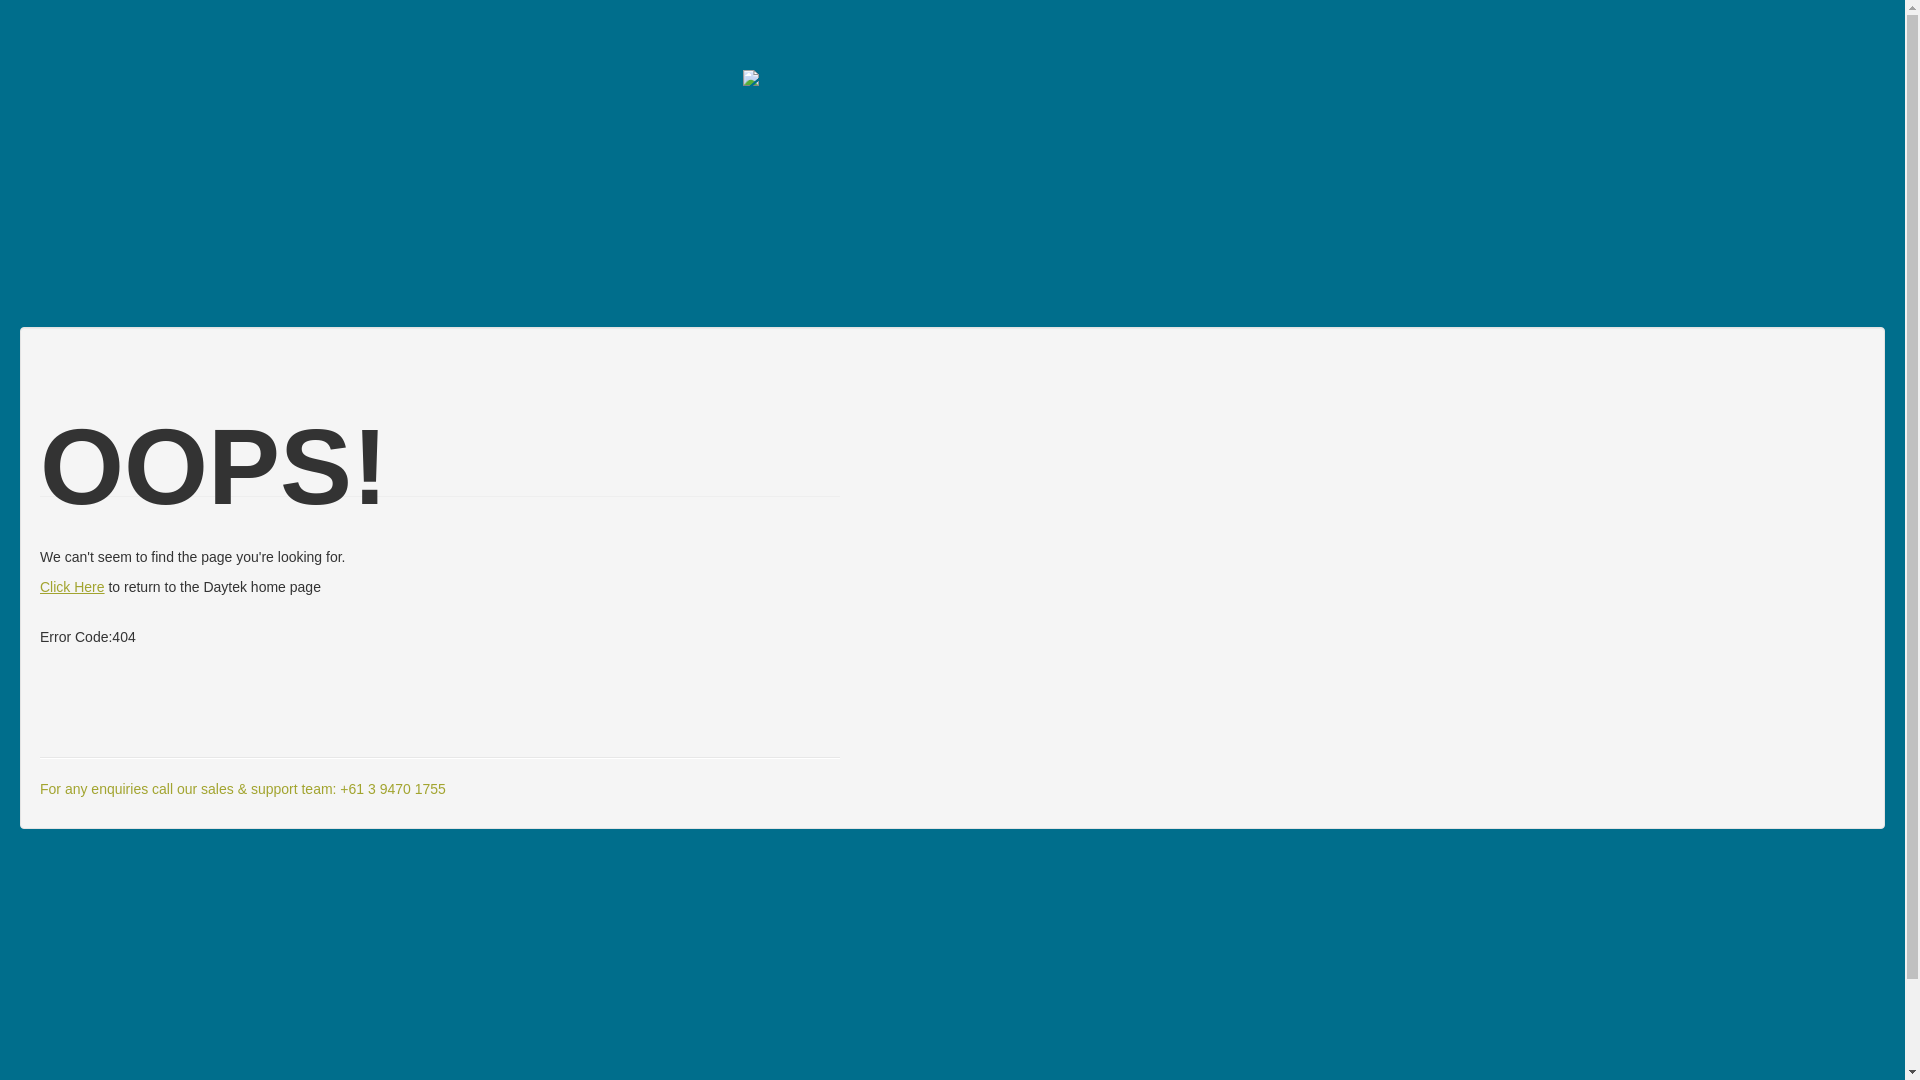 This screenshot has width=1920, height=1080. I want to click on 'Click Here', so click(72, 585).